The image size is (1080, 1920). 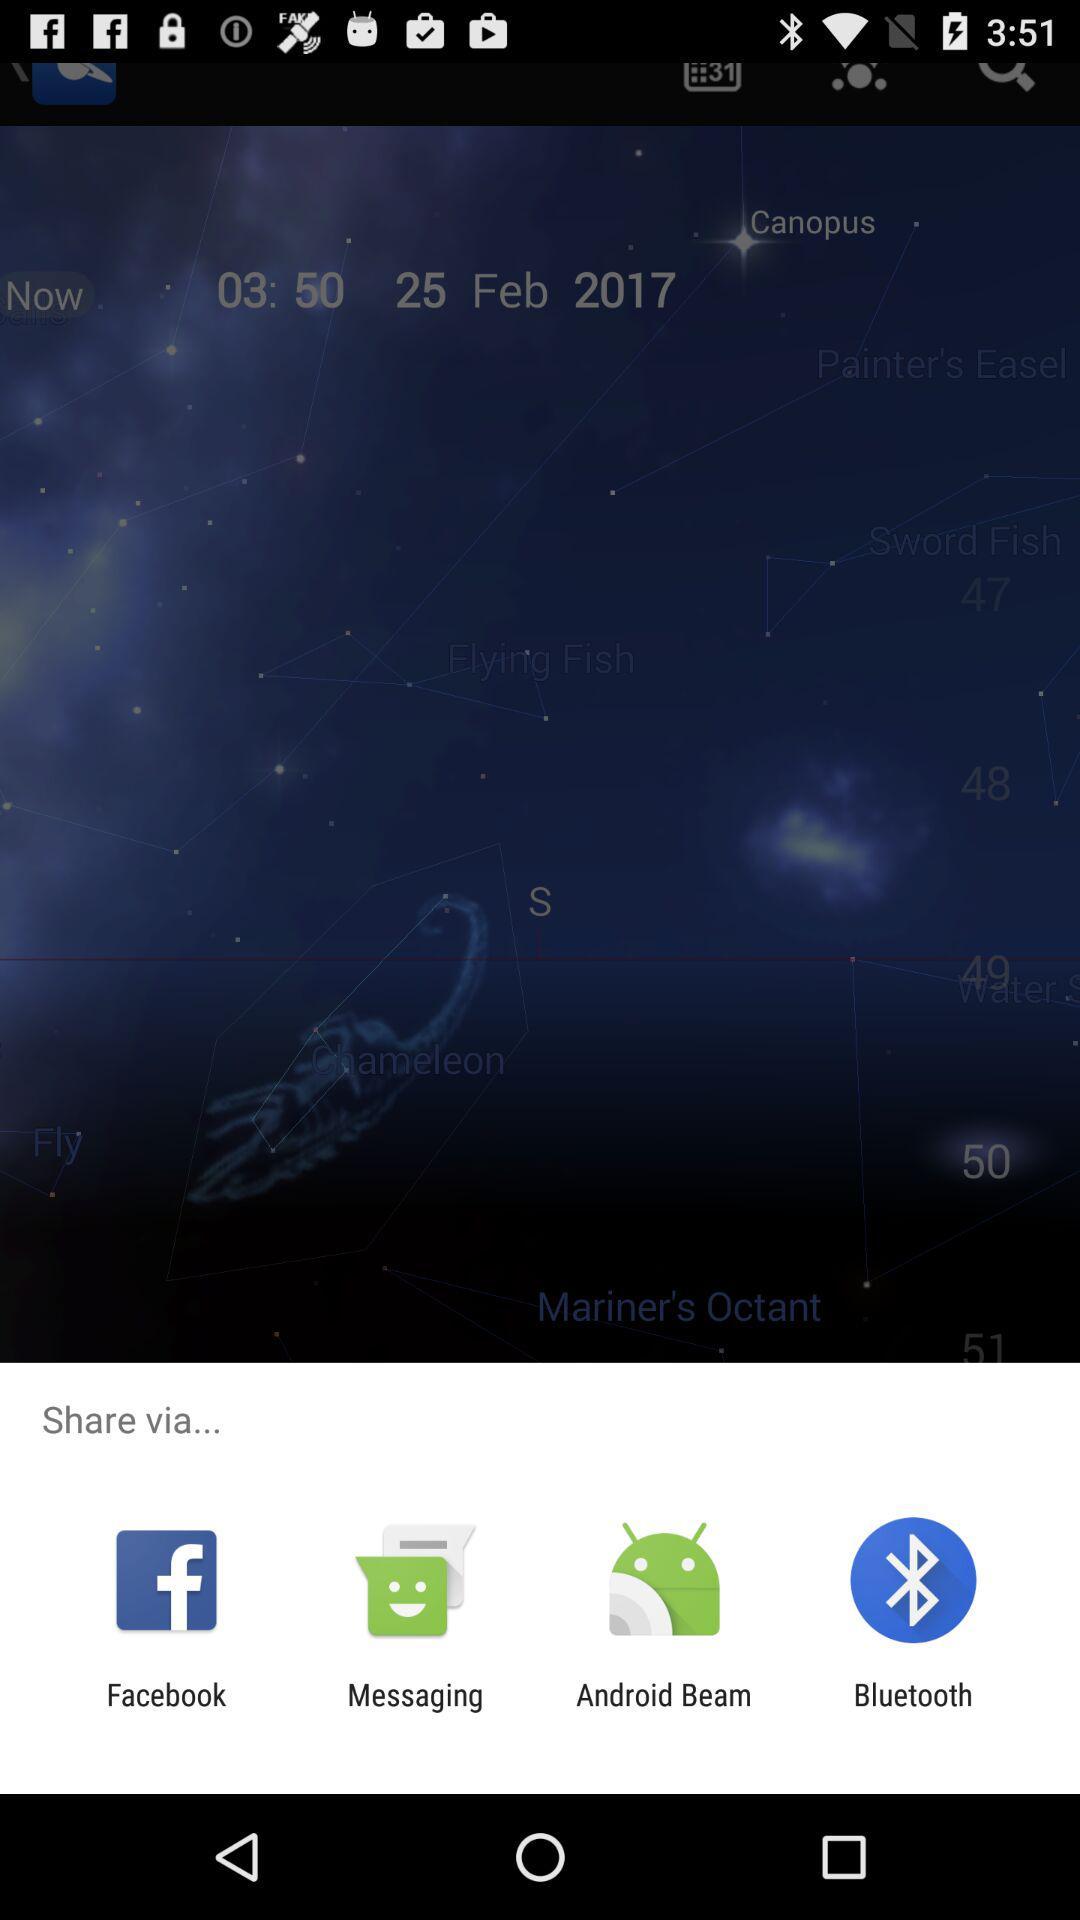 I want to click on the app next to messaging, so click(x=664, y=1711).